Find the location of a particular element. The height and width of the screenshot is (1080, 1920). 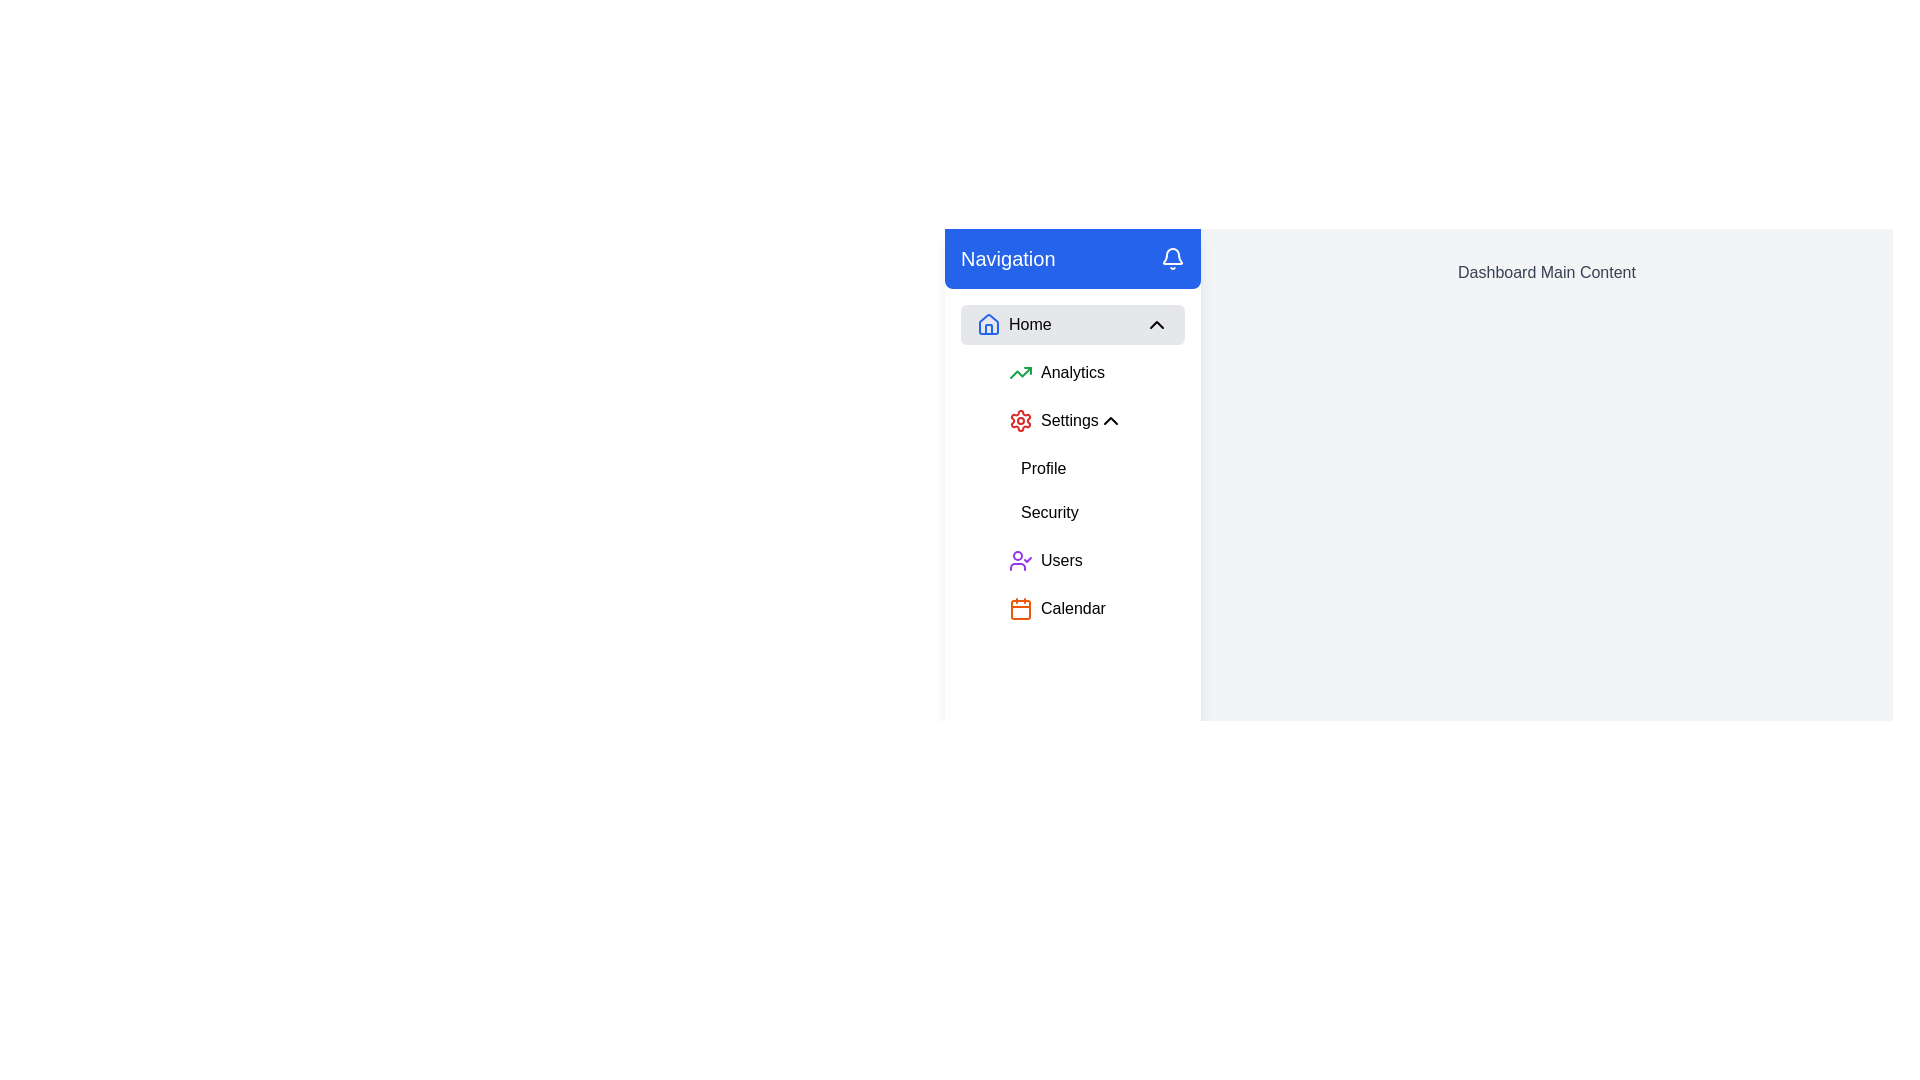

the red cogwheel icon in the navigation sidebar that is associated with settings or configuration functionalities is located at coordinates (1021, 419).